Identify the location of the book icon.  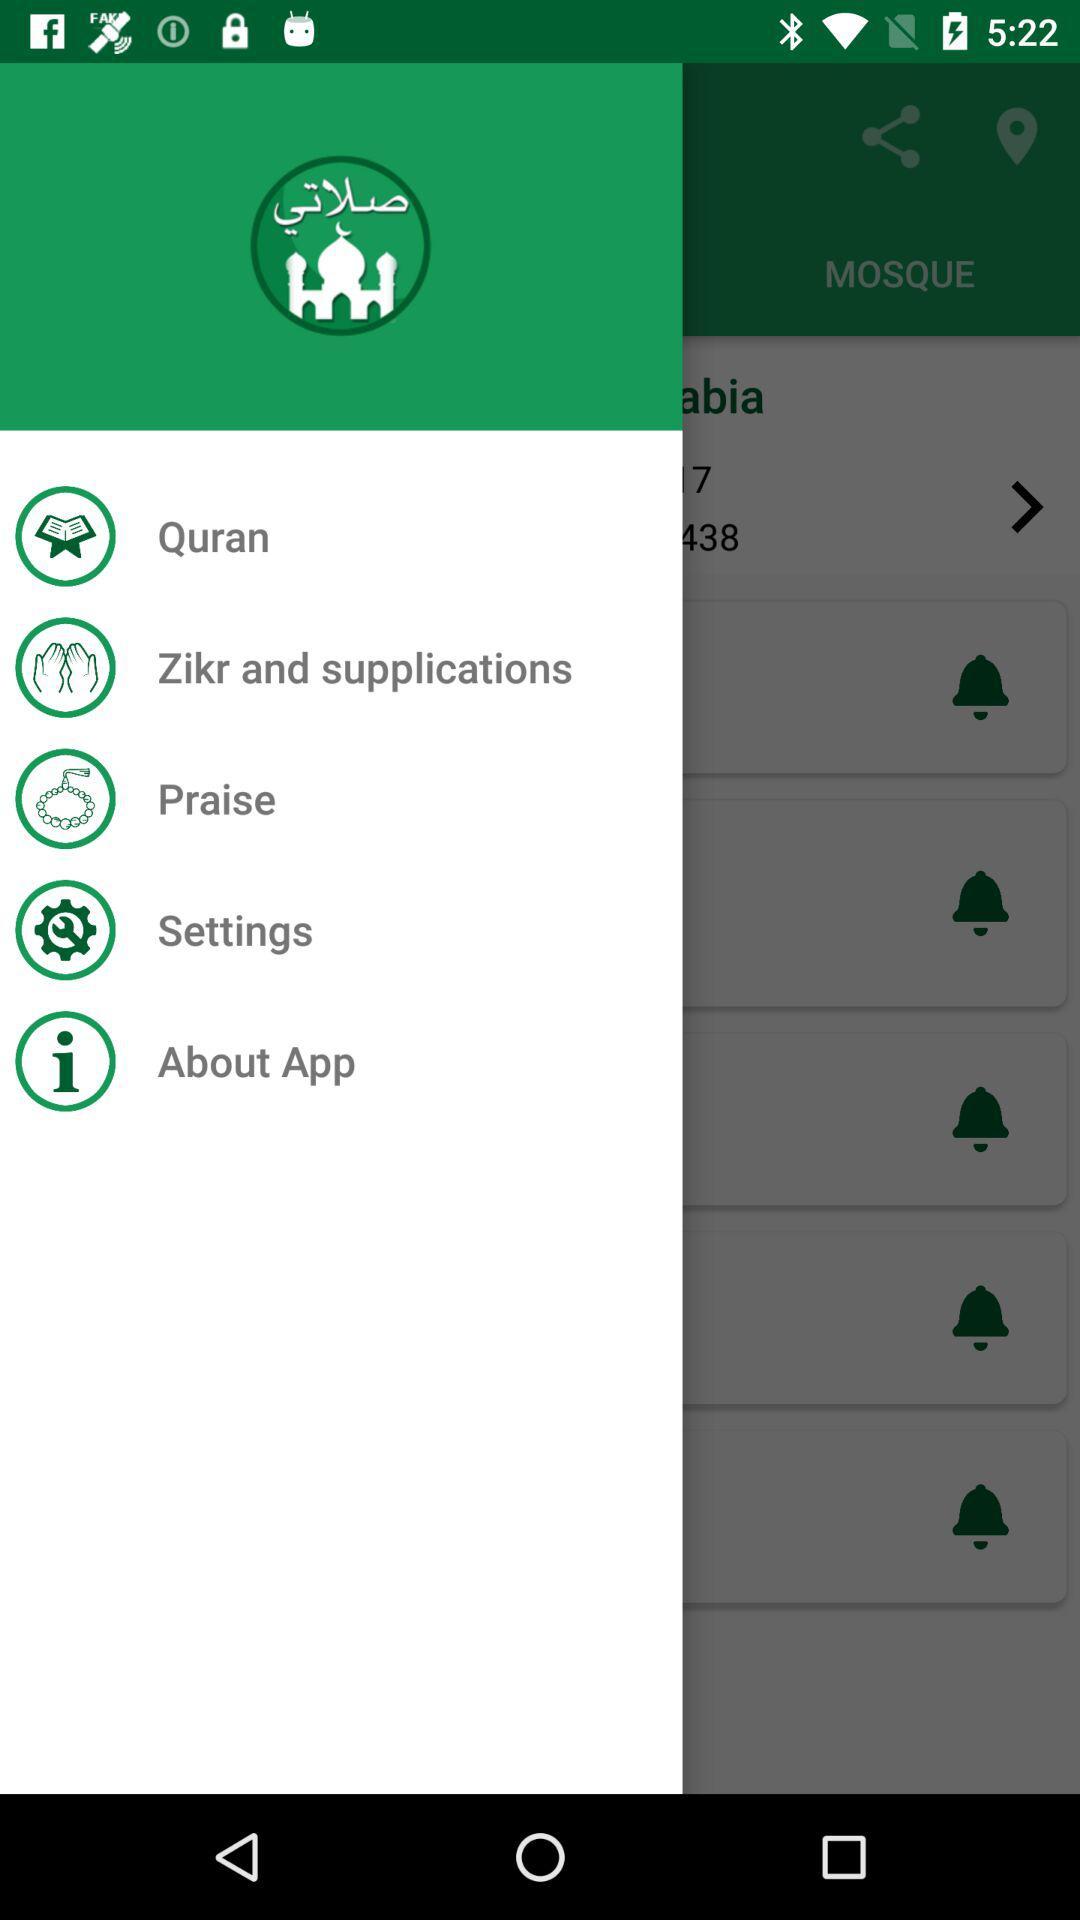
(51, 507).